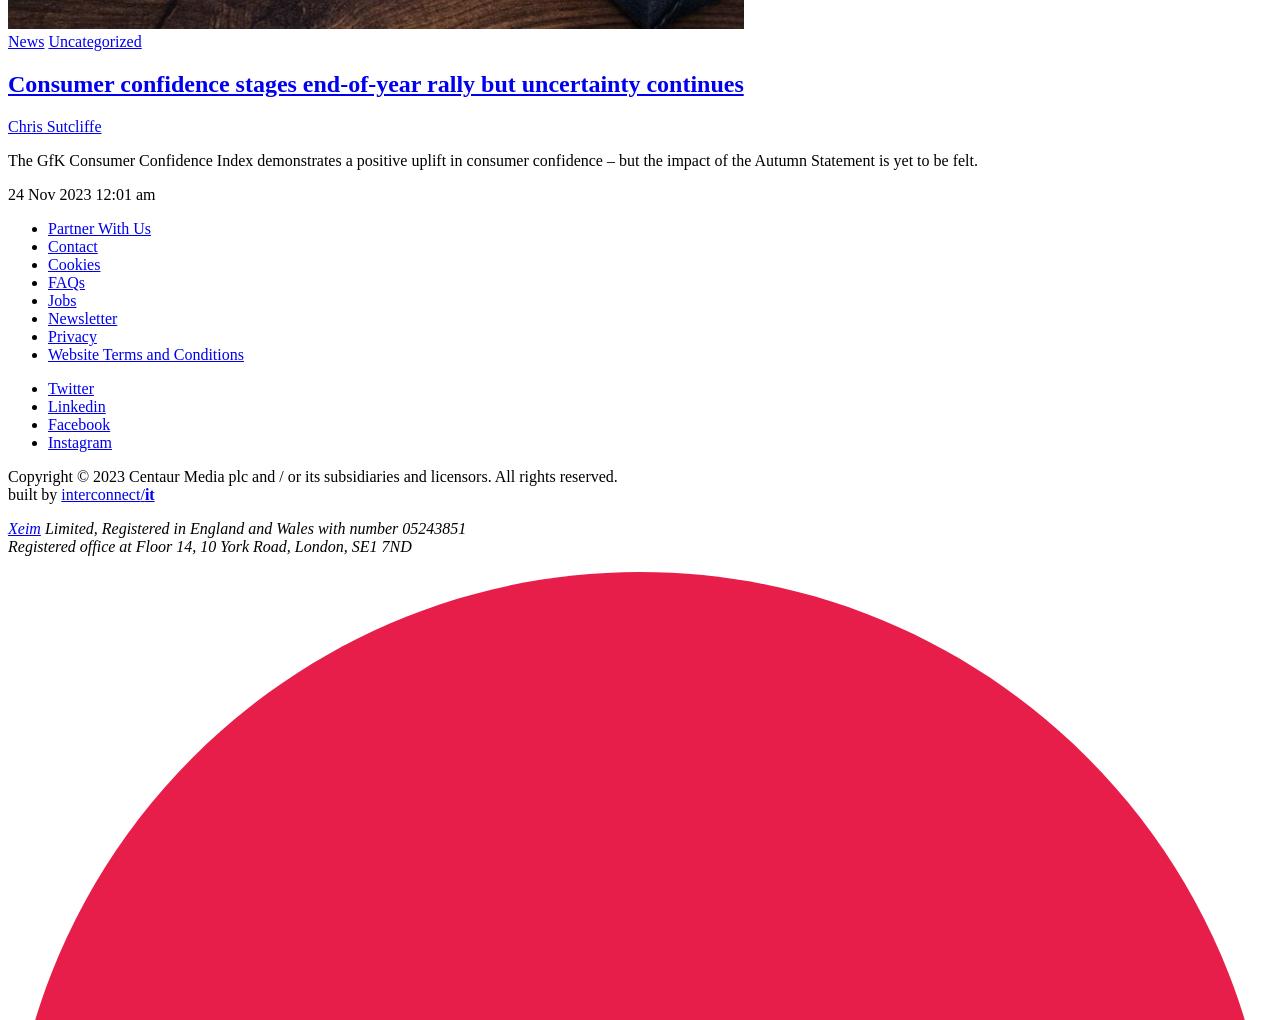  Describe the element at coordinates (61, 299) in the screenshot. I see `'Jobs'` at that location.